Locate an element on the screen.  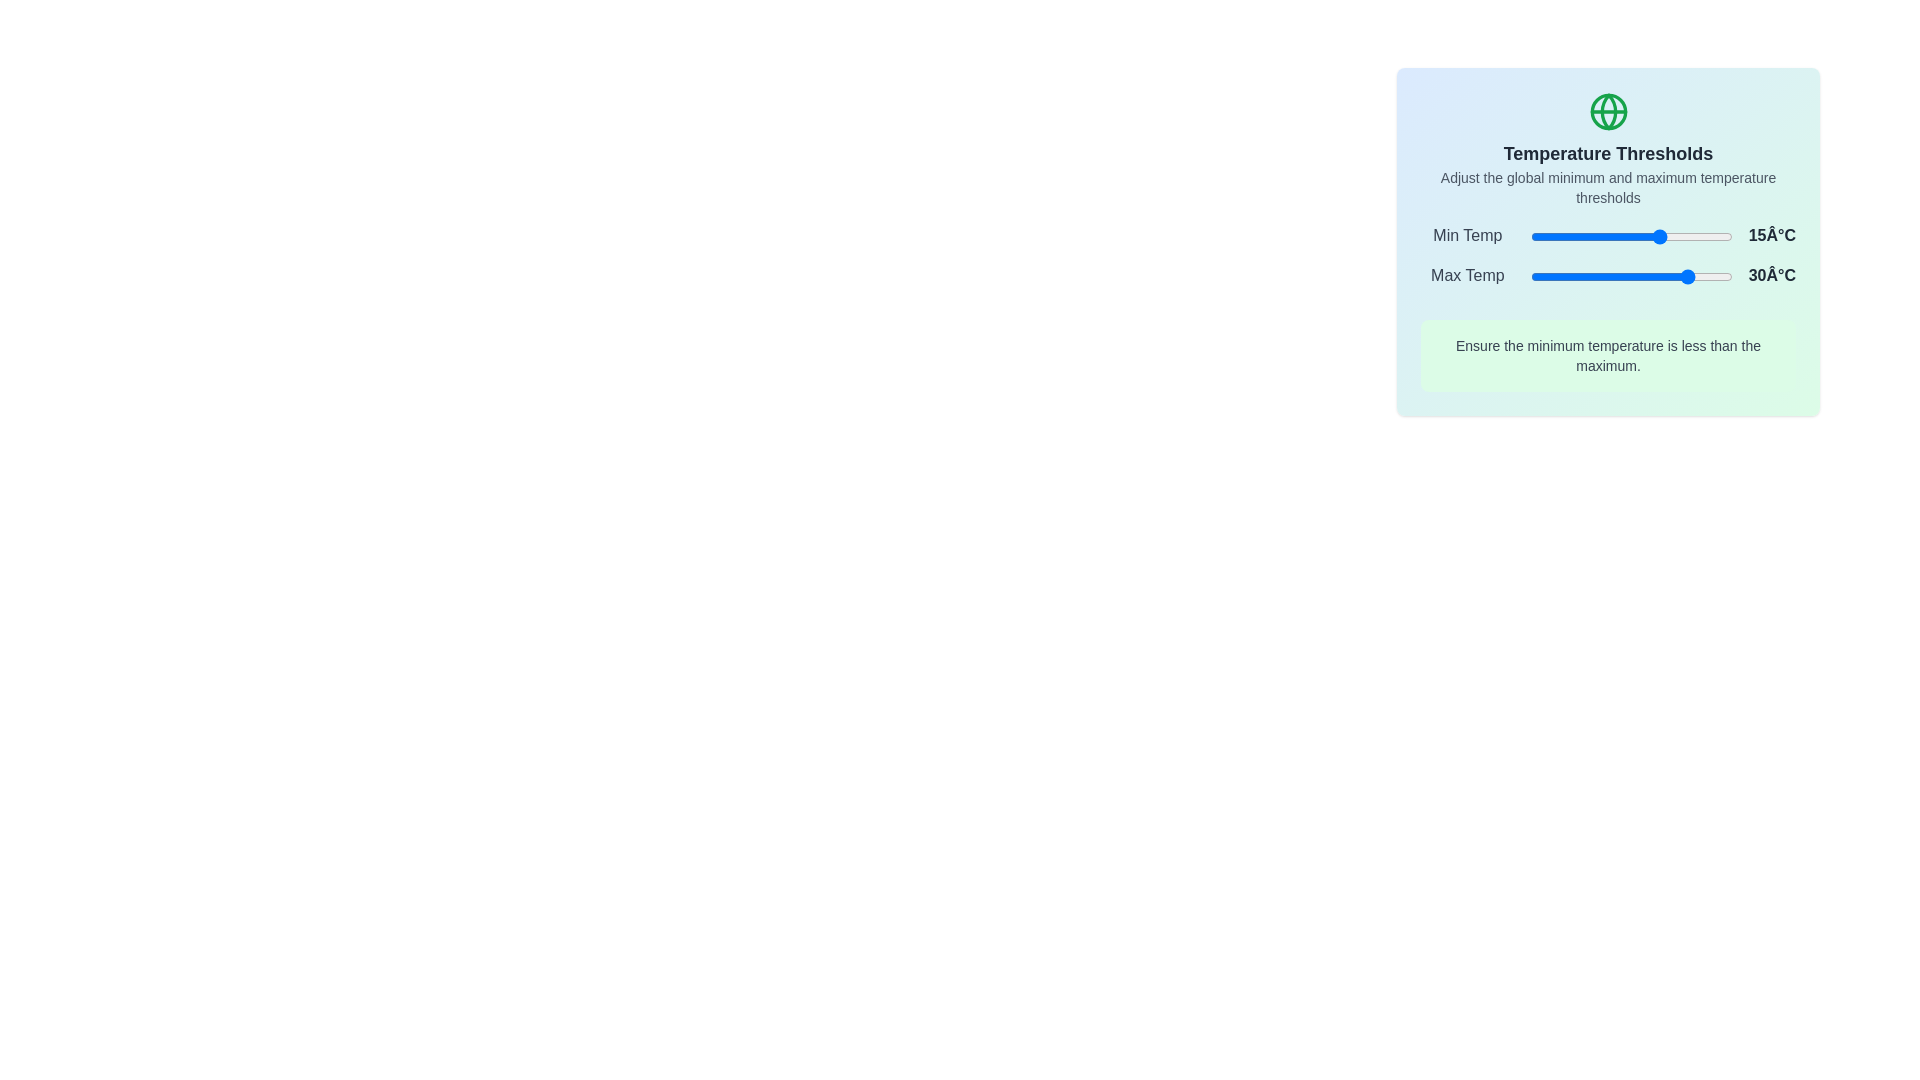
the minimum temperature slider to -18°C is located at coordinates (1594, 235).